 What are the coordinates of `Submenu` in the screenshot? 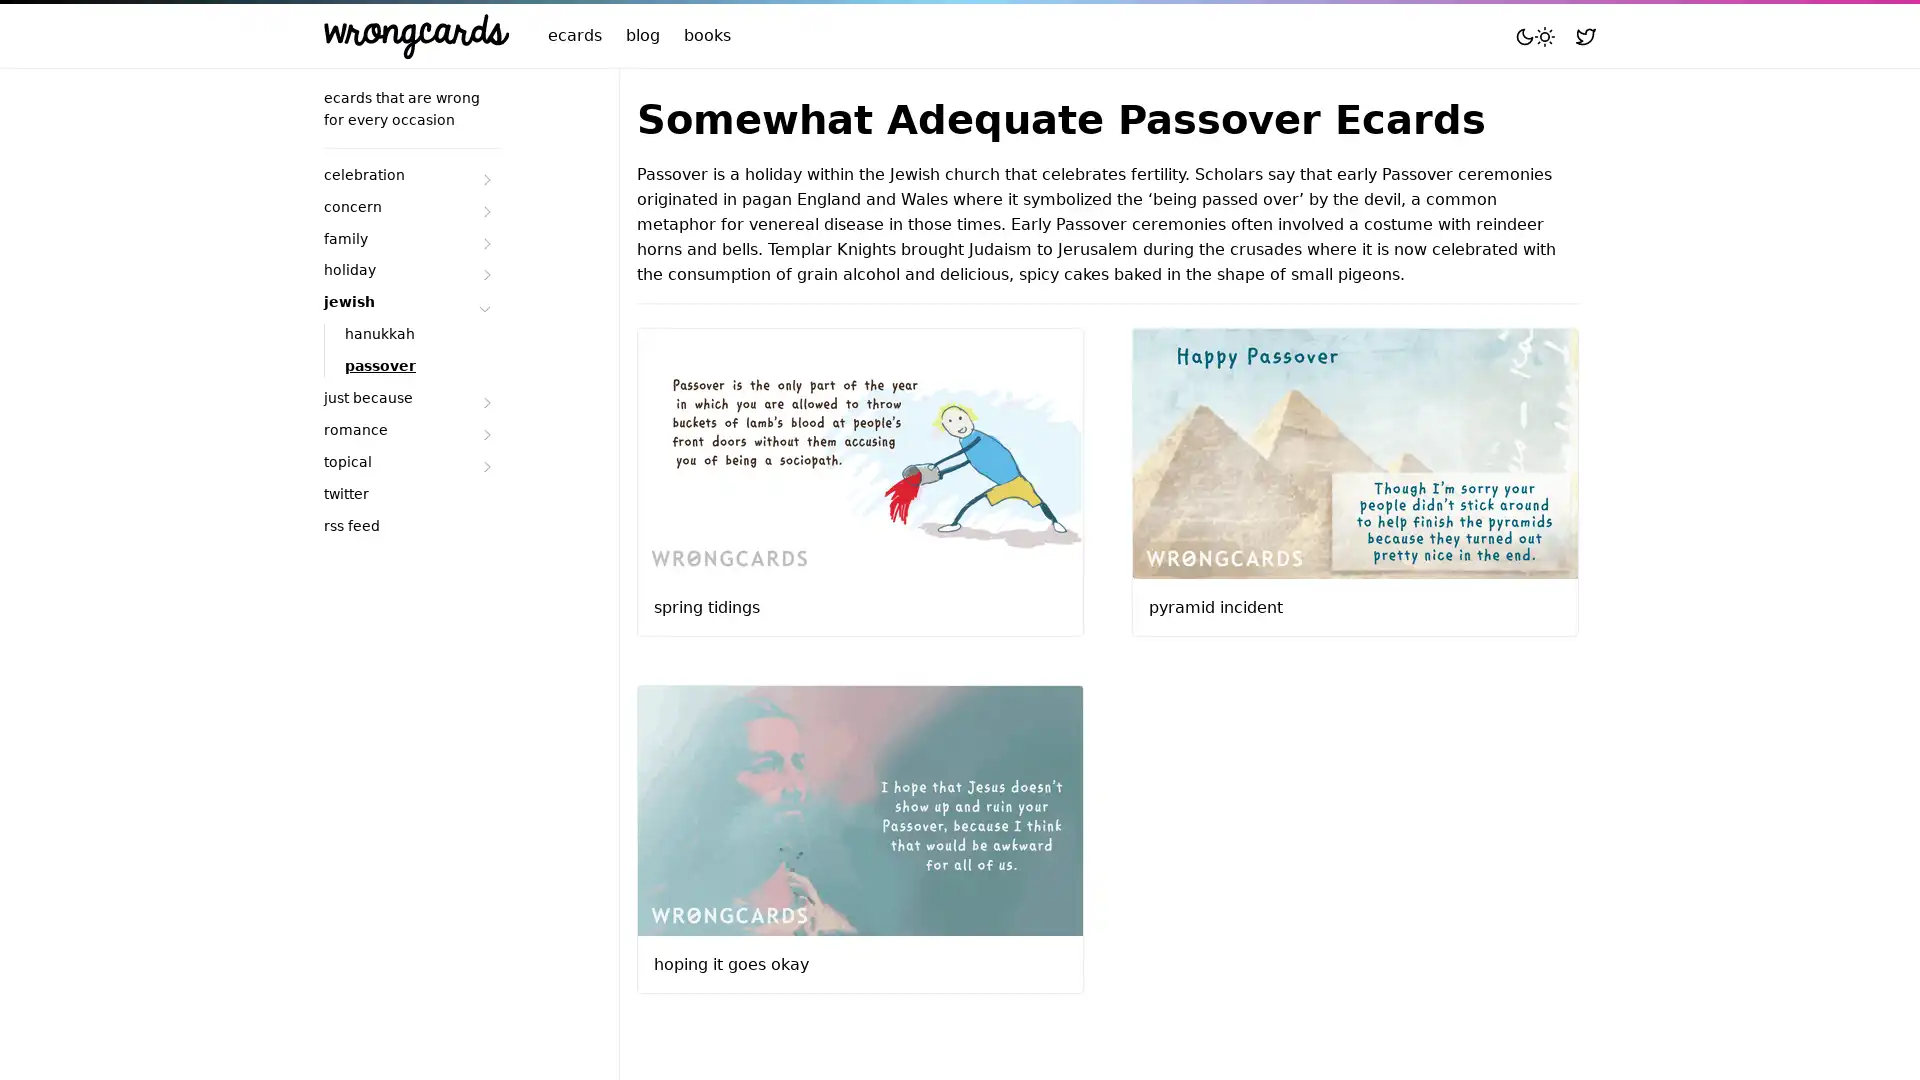 It's located at (484, 274).